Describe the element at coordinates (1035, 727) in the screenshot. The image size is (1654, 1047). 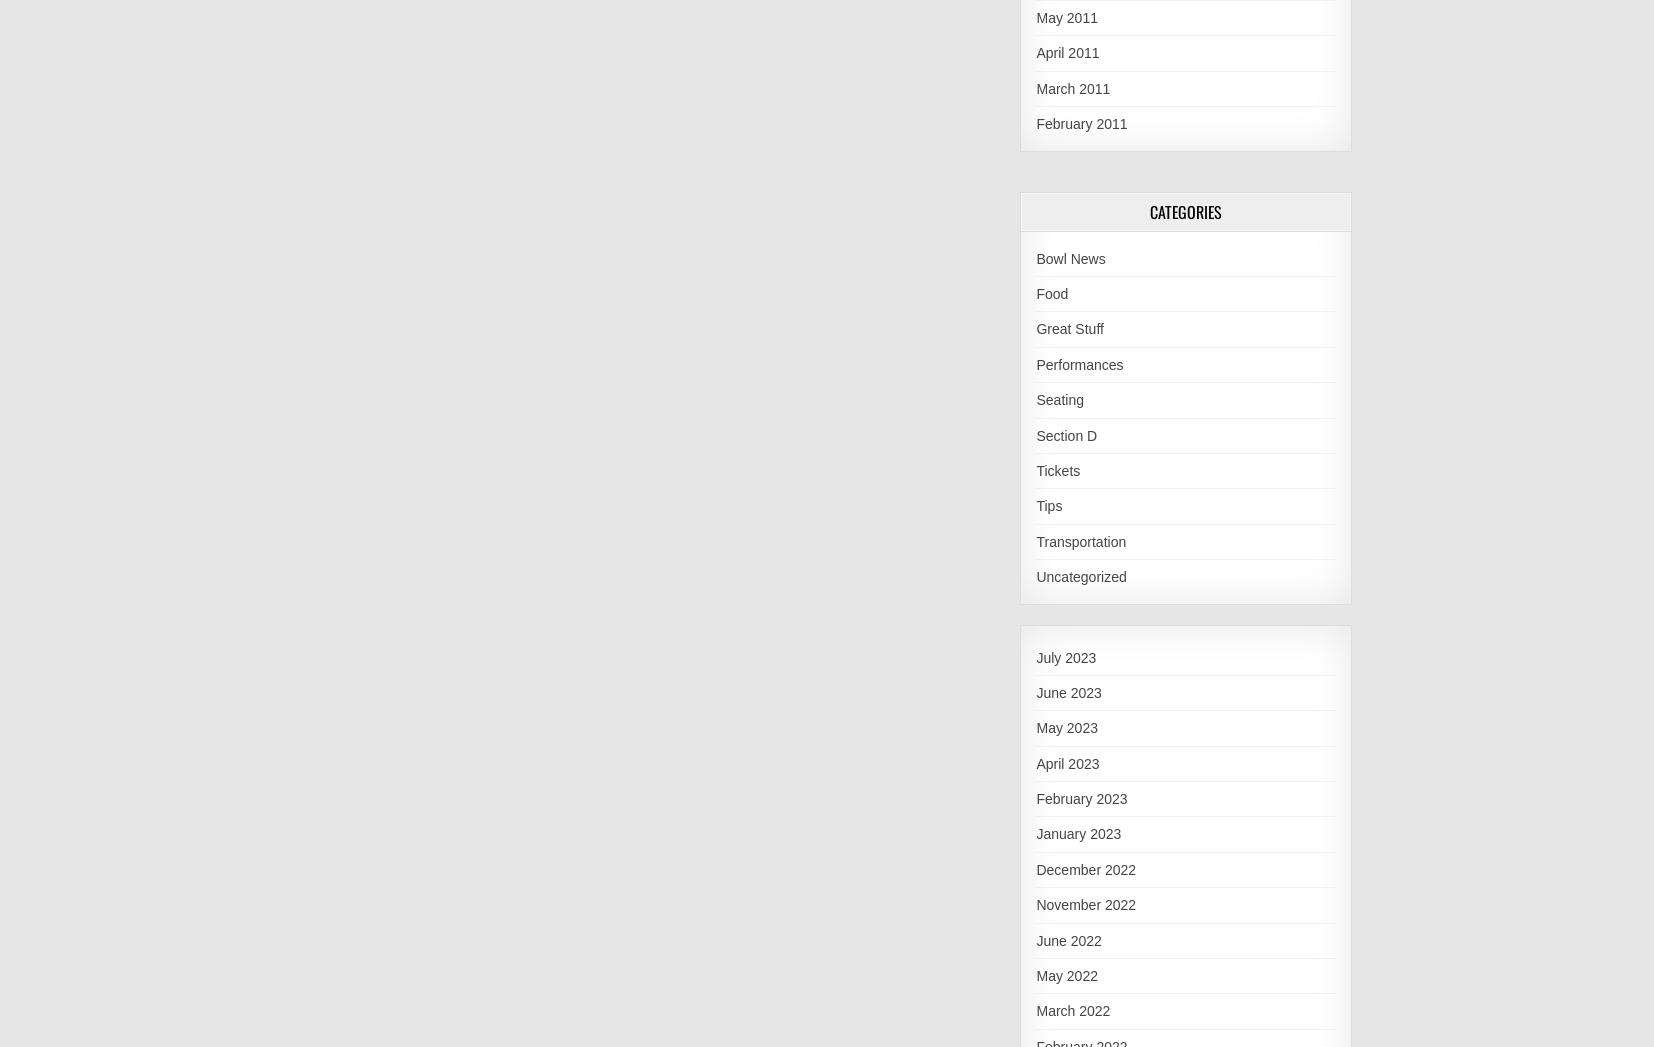
I see `'May 2023'` at that location.